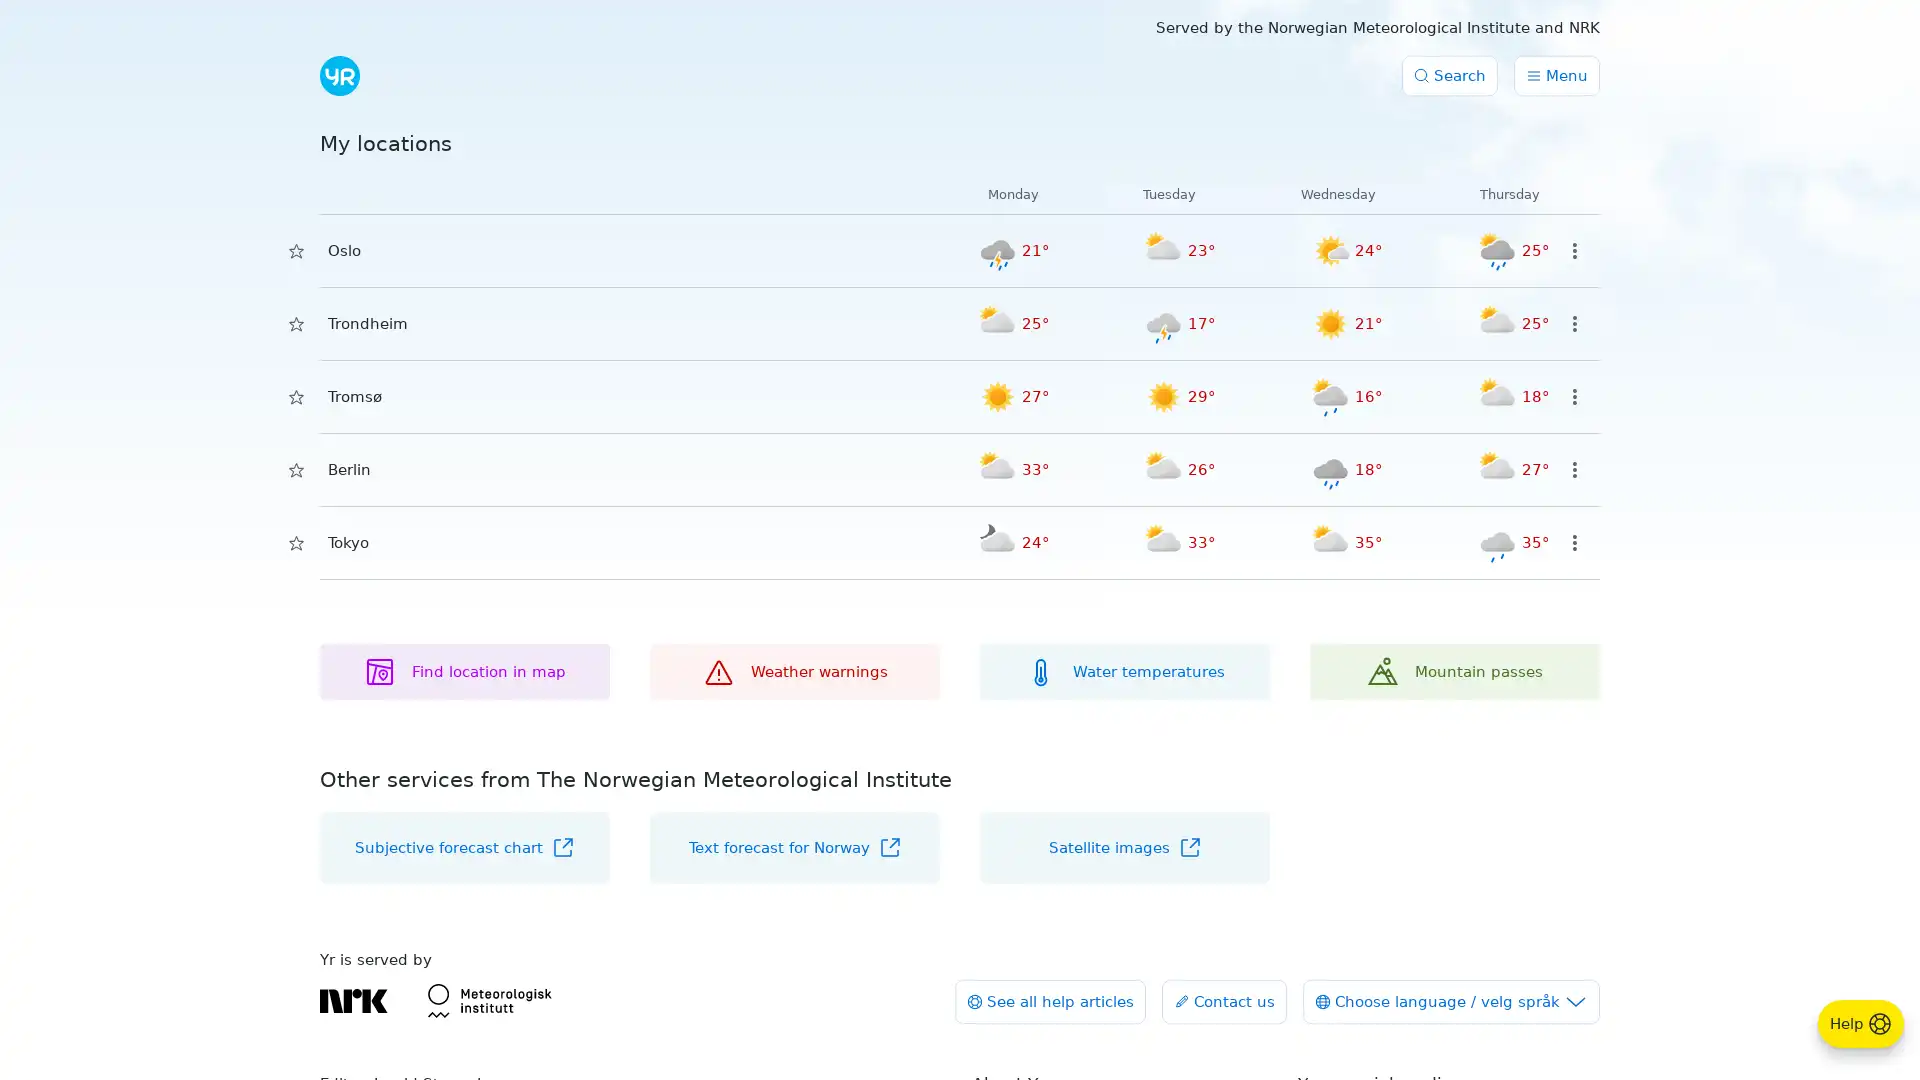  What do you see at coordinates (369, 76) in the screenshot?
I see `Submit` at bounding box center [369, 76].